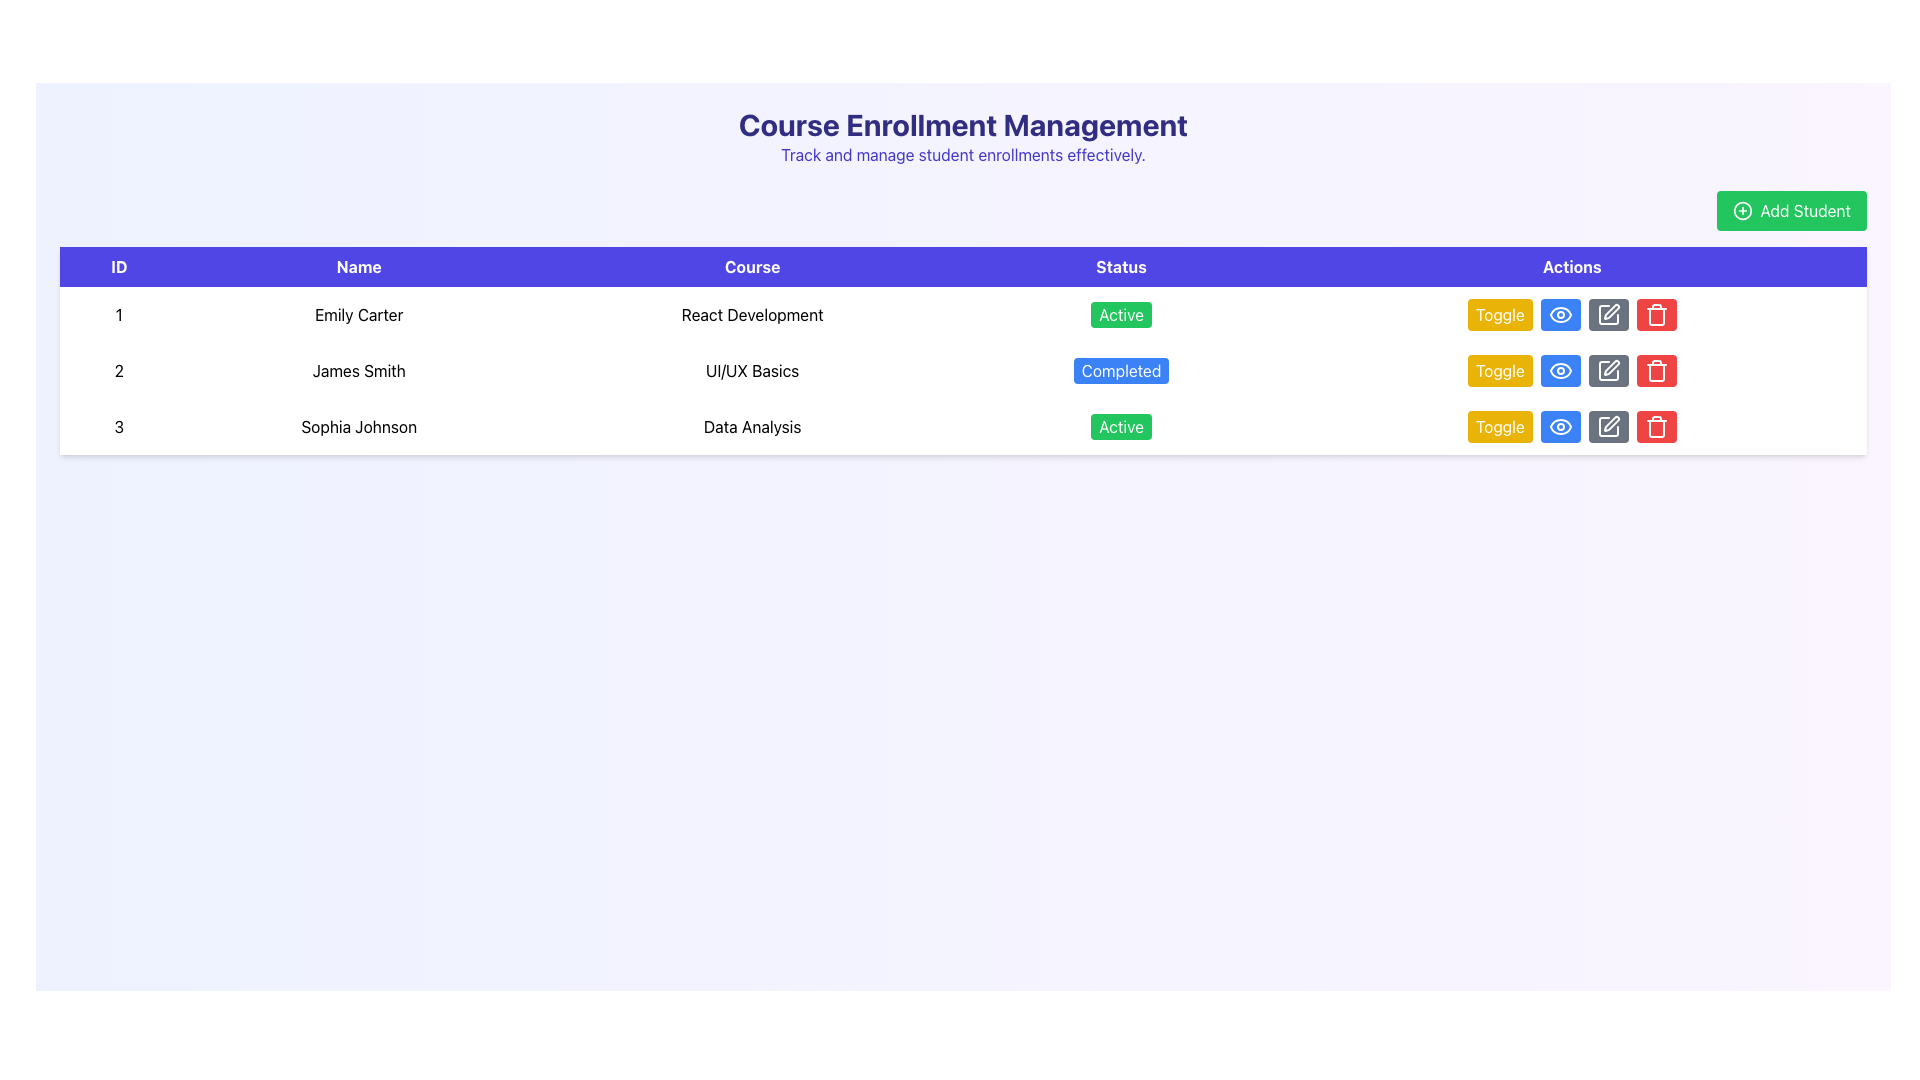  I want to click on the pen icon in the Actions column of the third row to initiate editing, so click(1608, 315).